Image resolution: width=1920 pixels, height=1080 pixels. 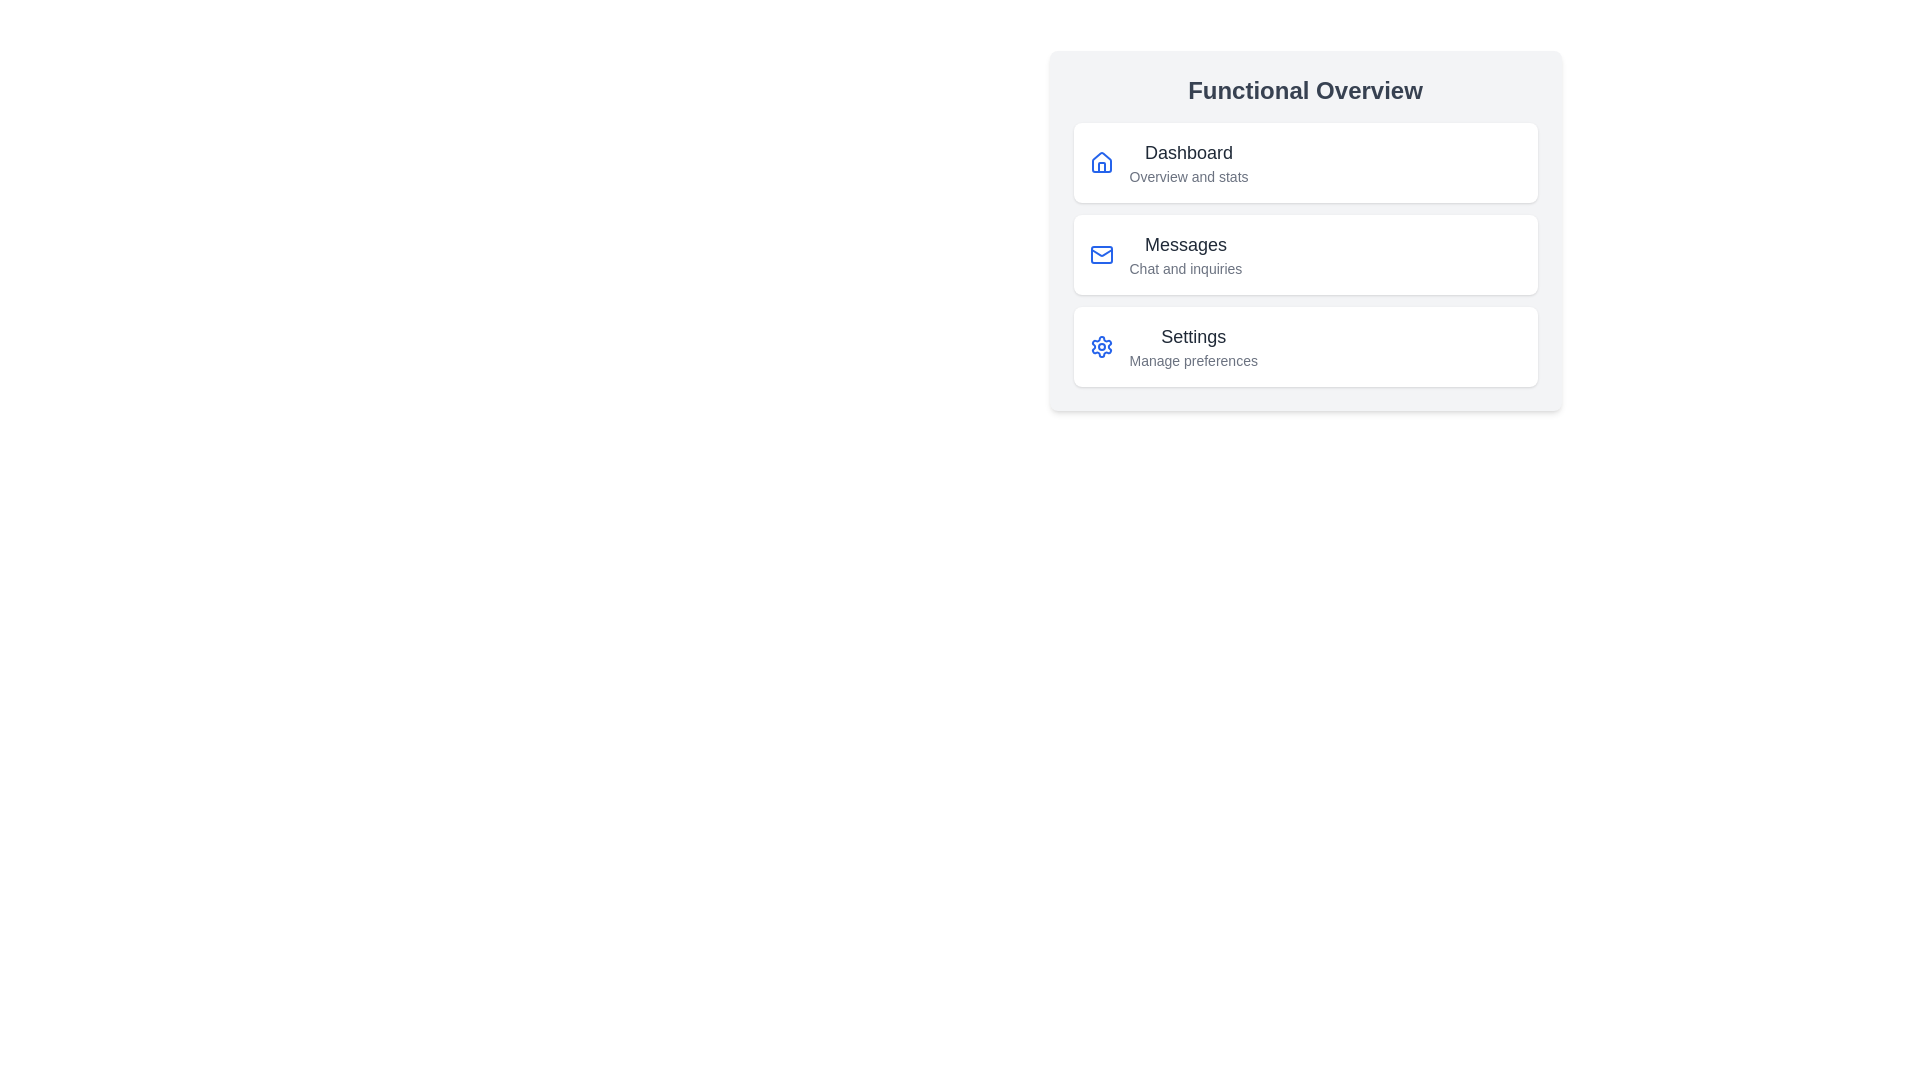 I want to click on the 'Settings' text block with the subtitle 'Manage preferences' and gear icon in the third card of the 'Functional Overview' section, so click(x=1193, y=346).